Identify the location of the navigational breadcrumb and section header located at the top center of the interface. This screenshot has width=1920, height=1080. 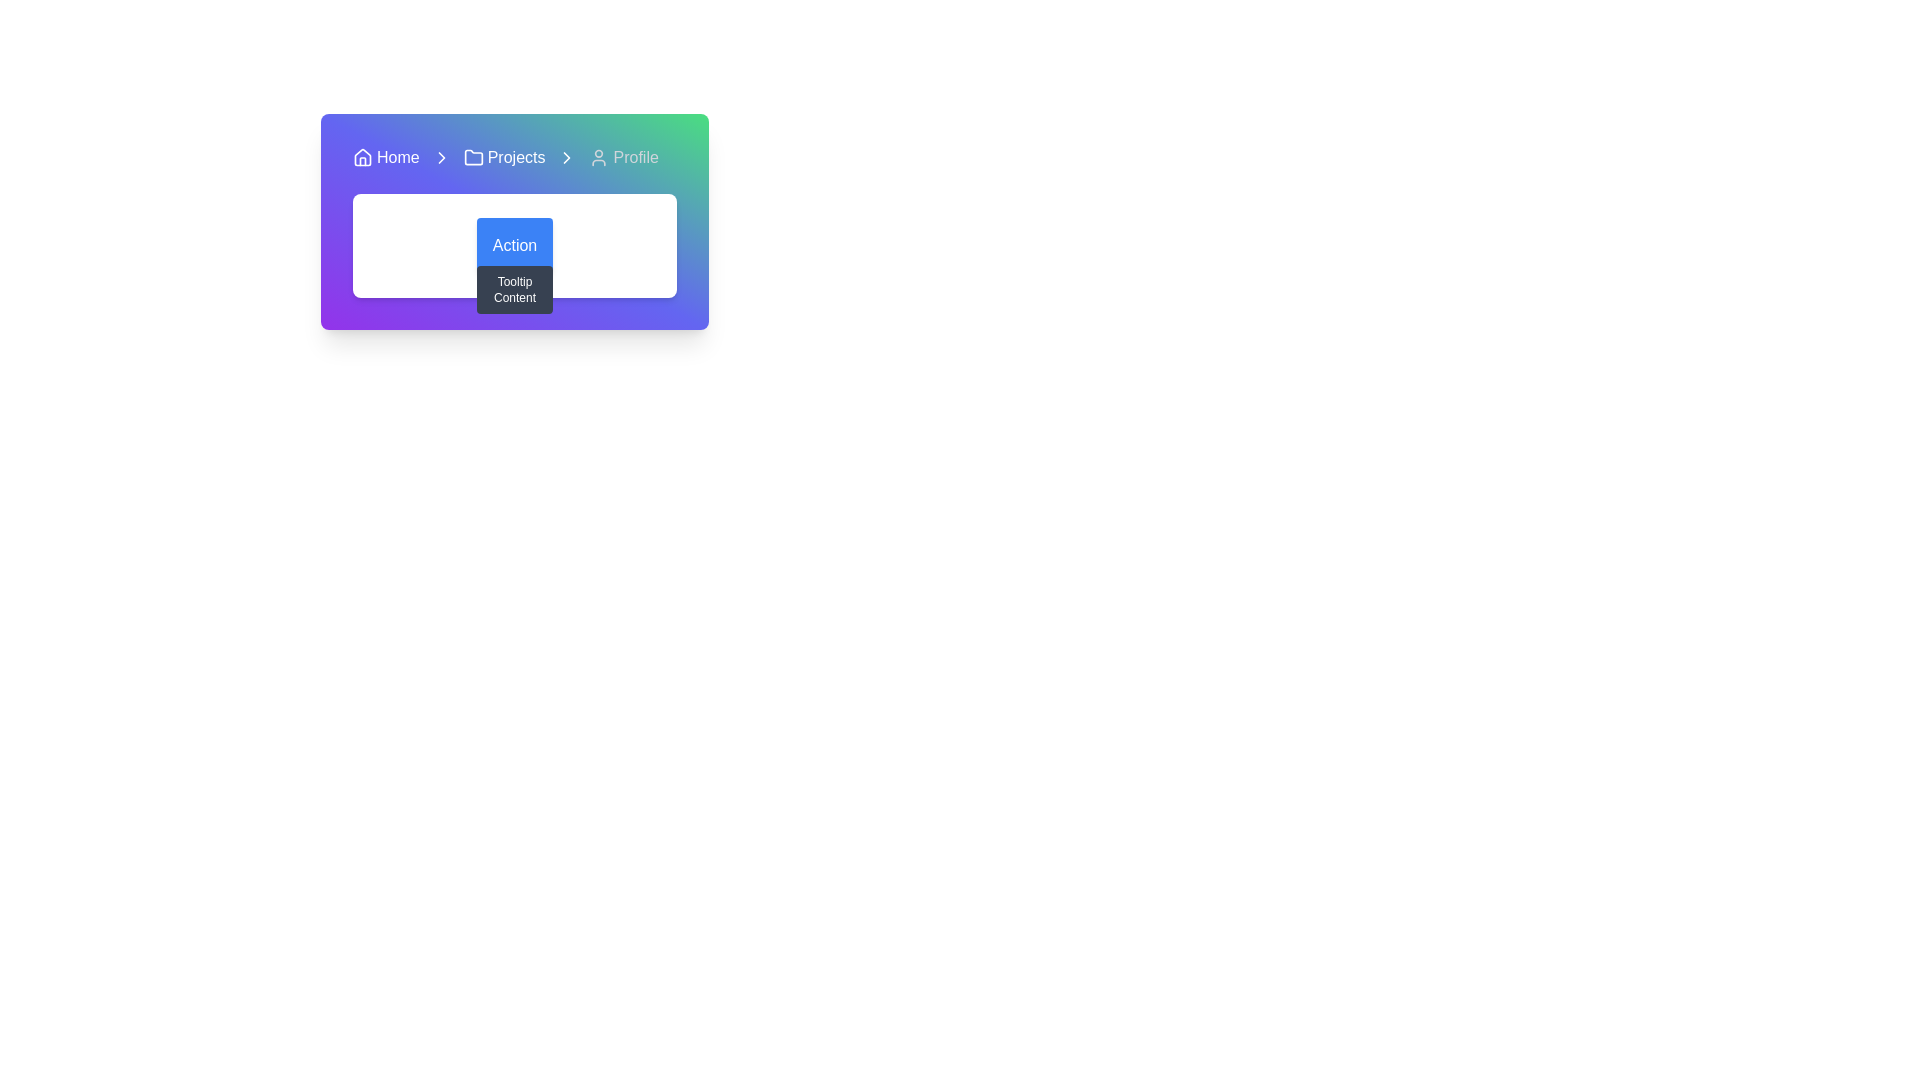
(514, 222).